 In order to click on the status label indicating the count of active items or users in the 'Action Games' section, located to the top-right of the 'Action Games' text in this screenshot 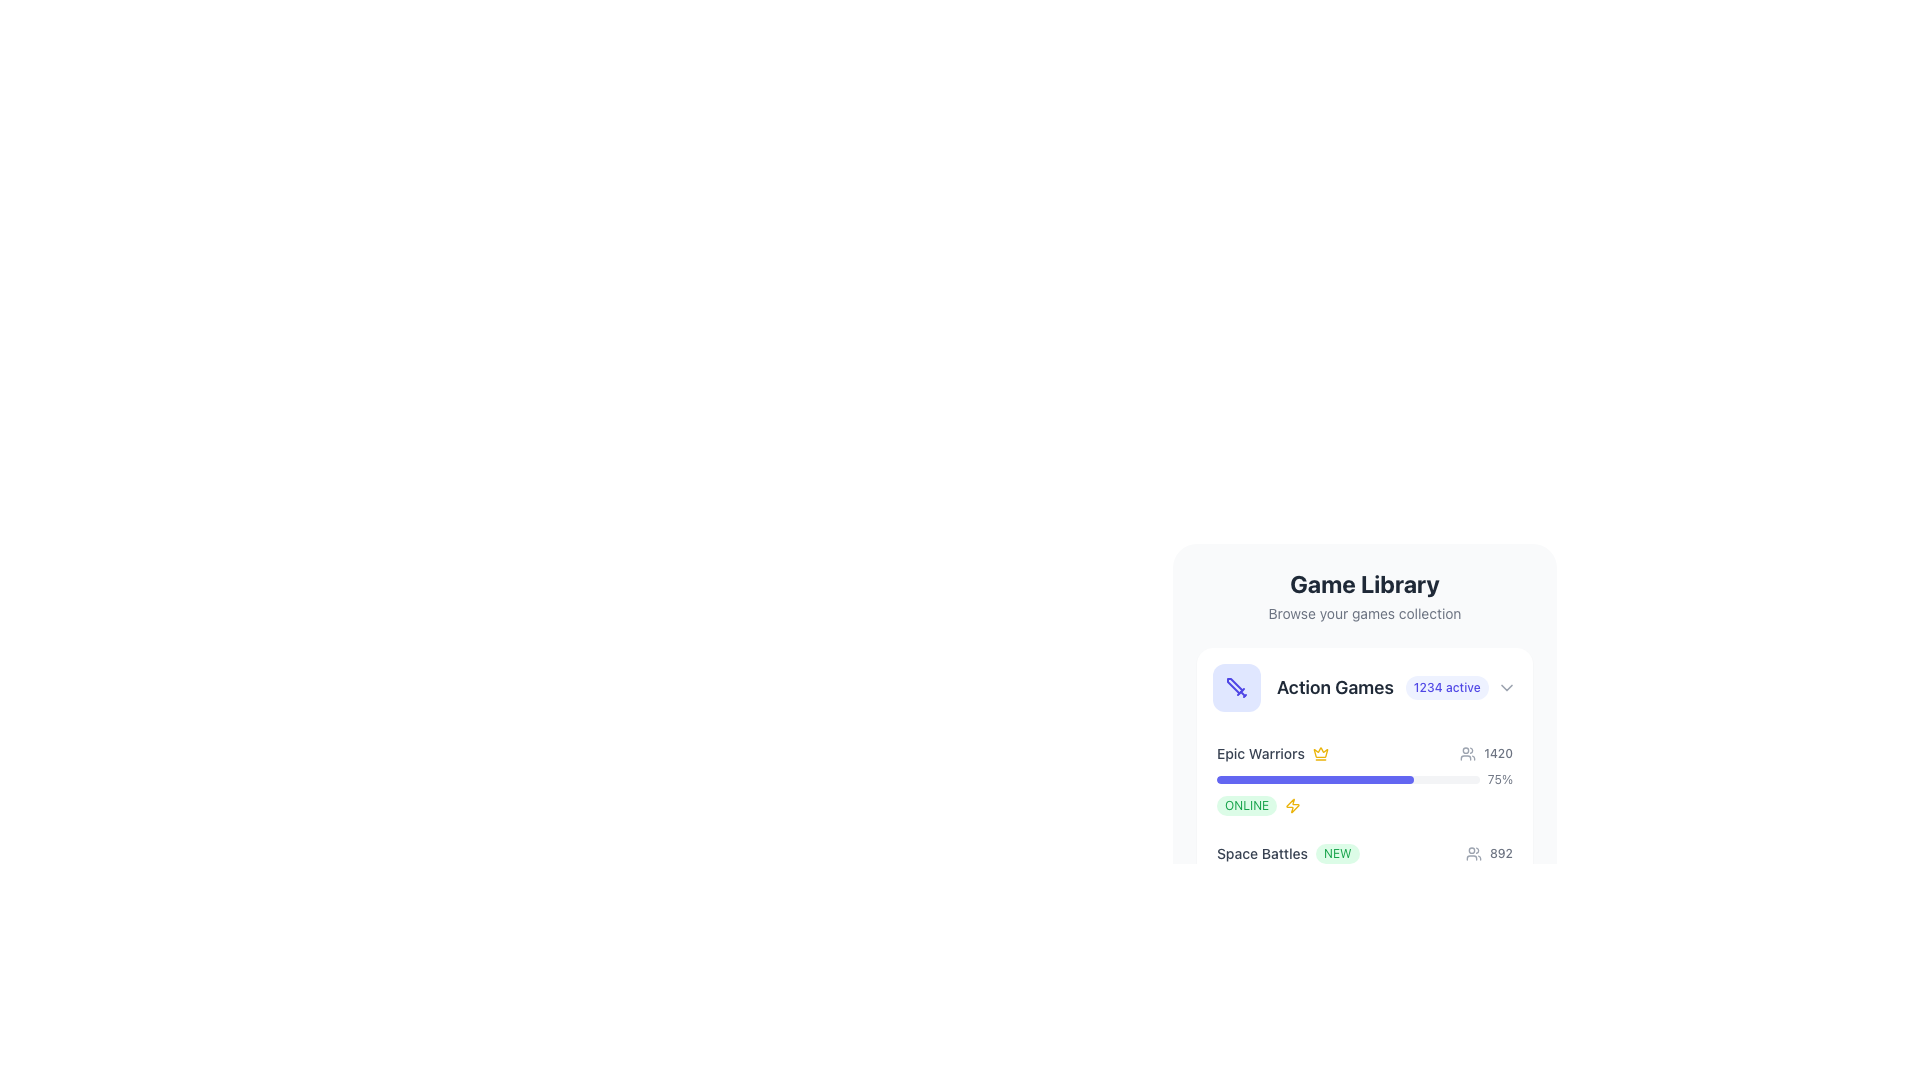, I will do `click(1447, 686)`.